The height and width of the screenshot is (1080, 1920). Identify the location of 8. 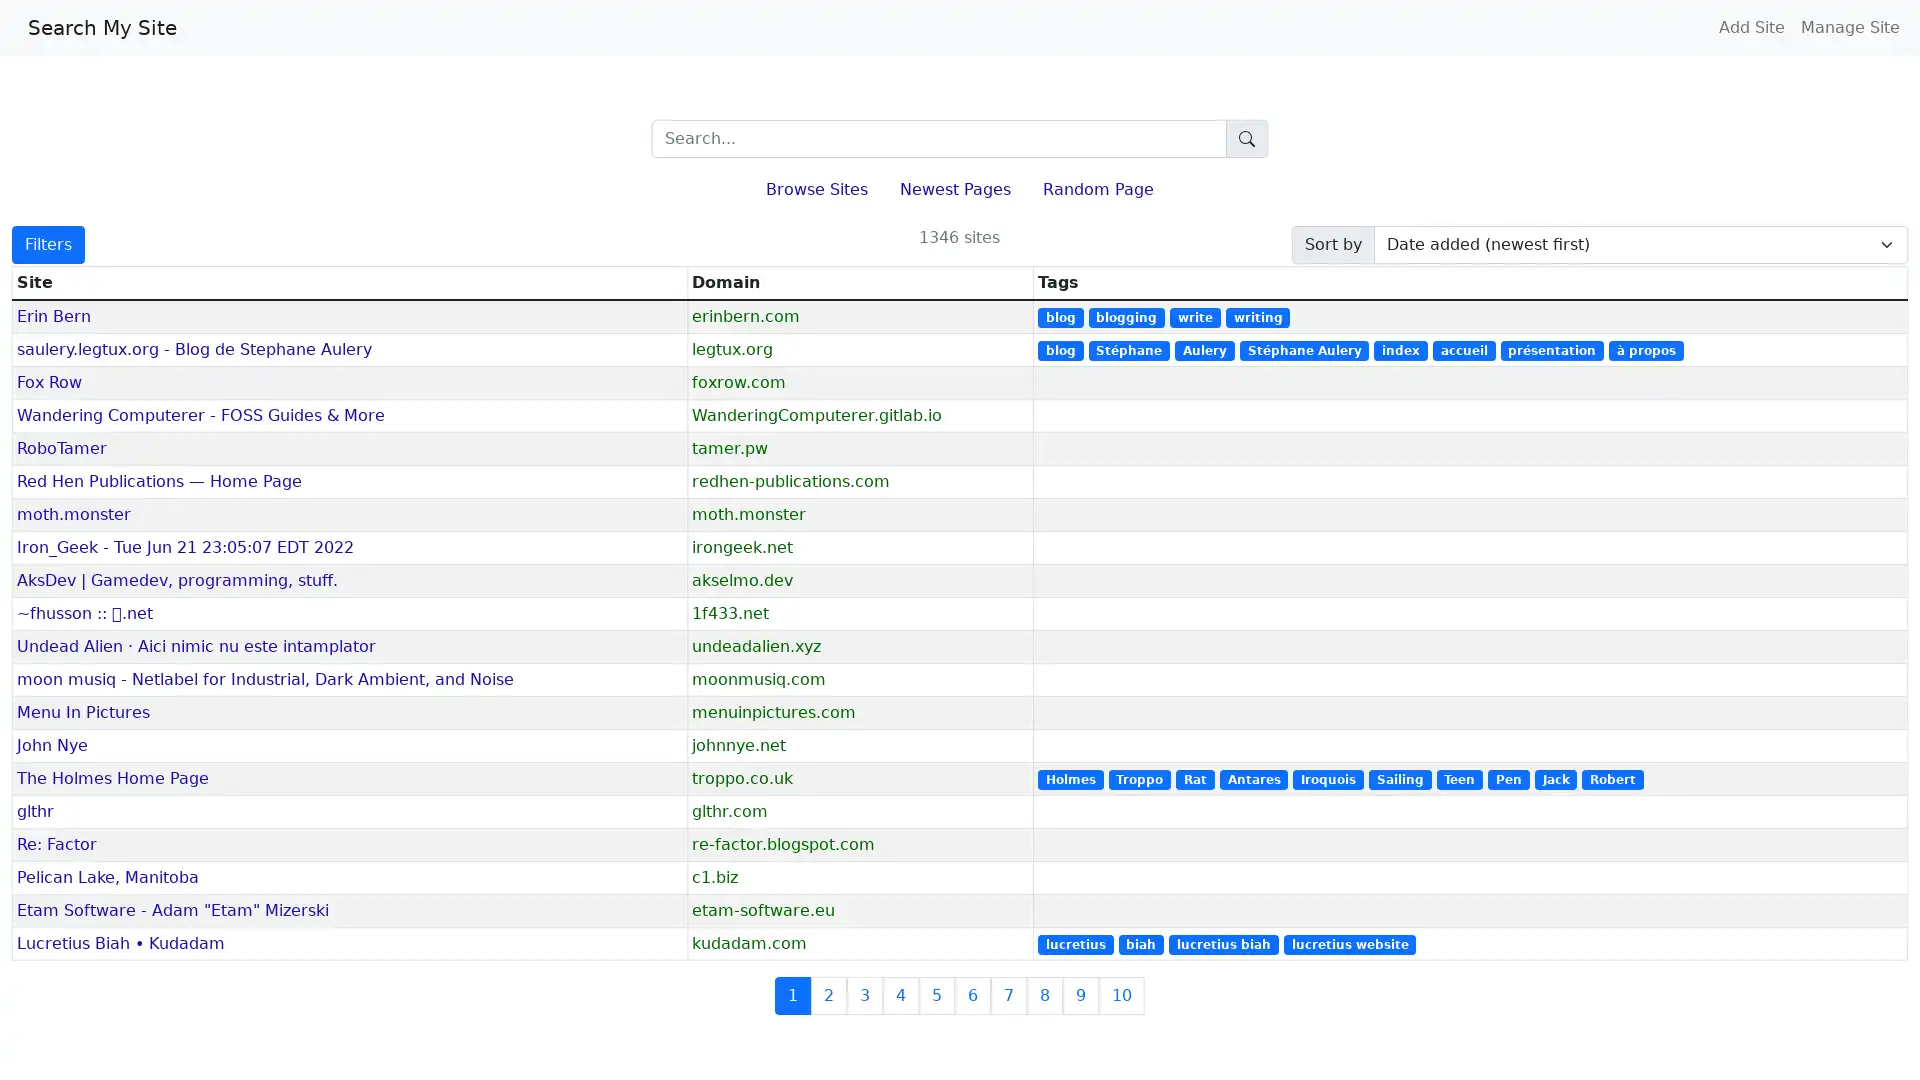
(1044, 995).